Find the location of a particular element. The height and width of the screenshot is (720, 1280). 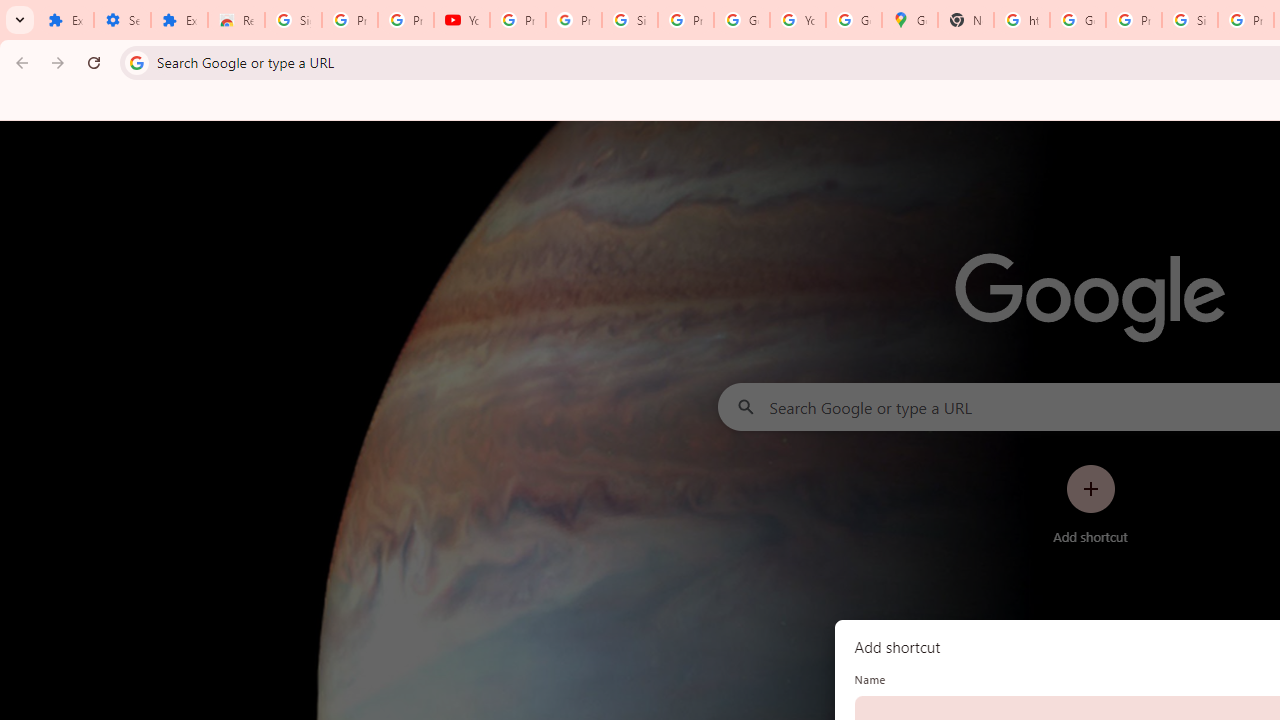

'Extensions' is located at coordinates (179, 20).